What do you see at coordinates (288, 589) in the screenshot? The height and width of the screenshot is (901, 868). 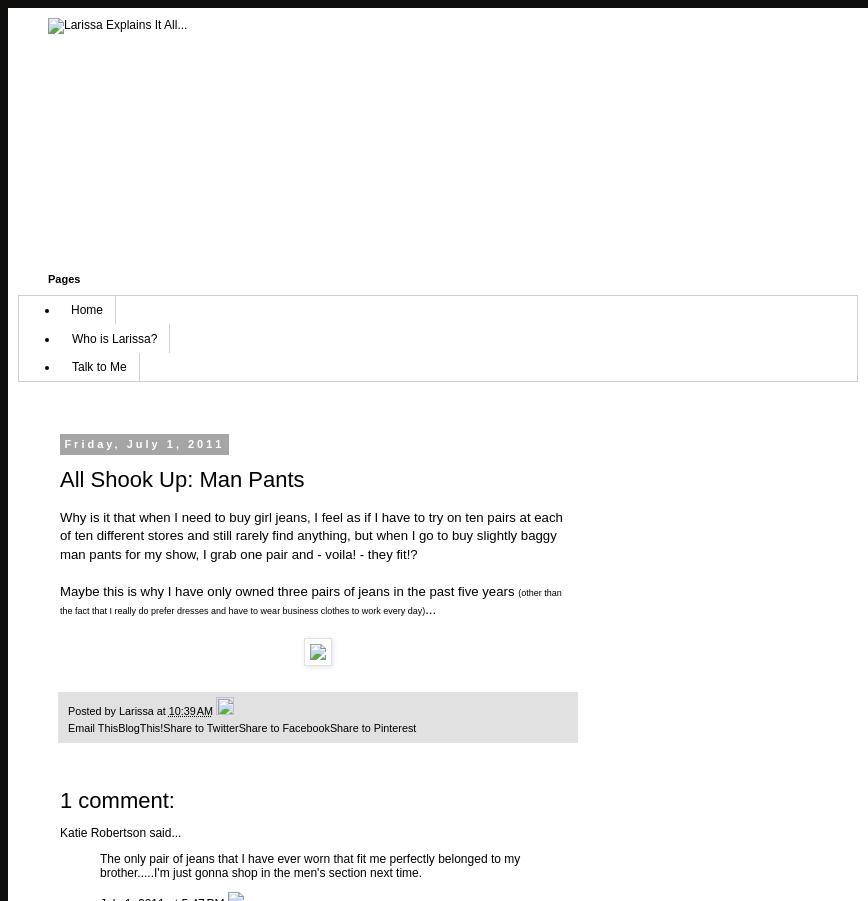 I see `'Maybe this is why I have only owned three pairs of jeans in the past five years'` at bounding box center [288, 589].